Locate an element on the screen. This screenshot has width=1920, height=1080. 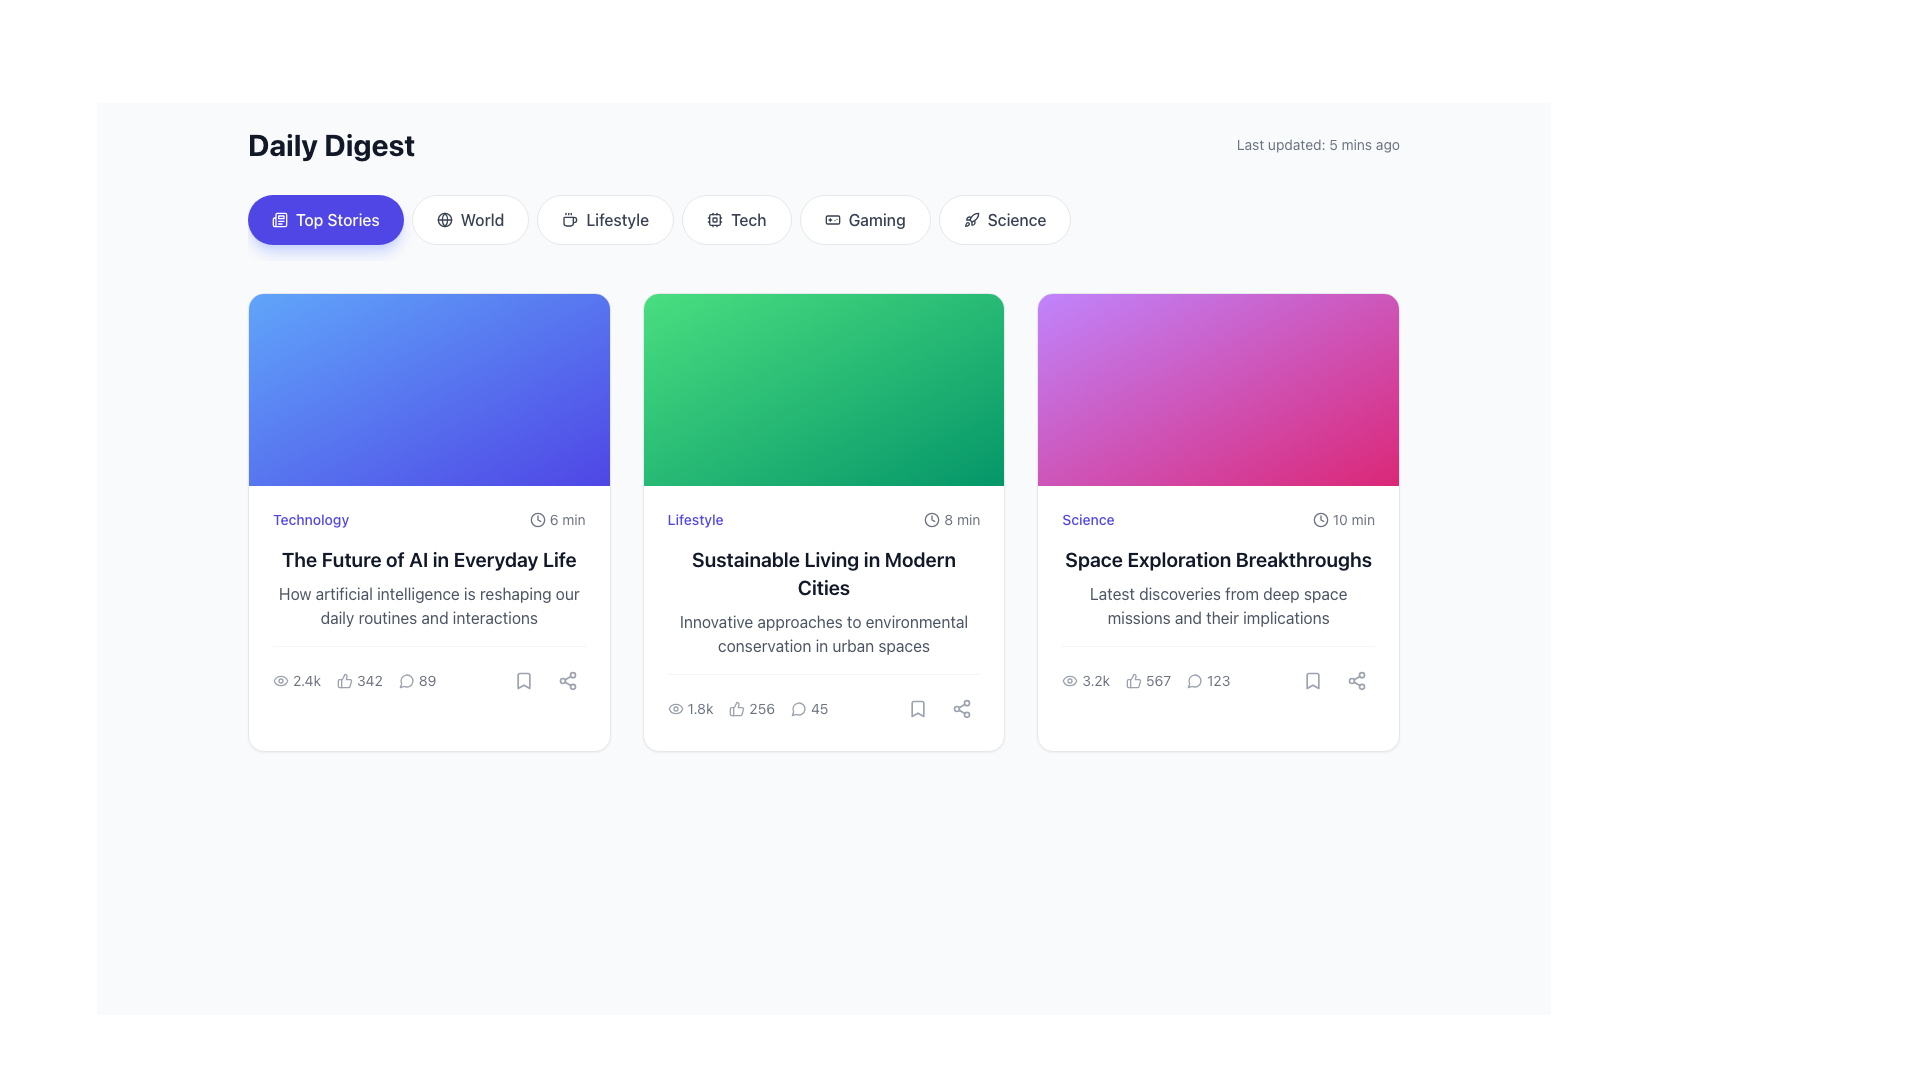
value displayed in the Text Label with Icon that shows the total number of views for the content card titled 'Sustainable Living in Modern Cities'. This element is the first numeric indicator in the row, positioned to the left of the counts '256' and '45' is located at coordinates (690, 708).